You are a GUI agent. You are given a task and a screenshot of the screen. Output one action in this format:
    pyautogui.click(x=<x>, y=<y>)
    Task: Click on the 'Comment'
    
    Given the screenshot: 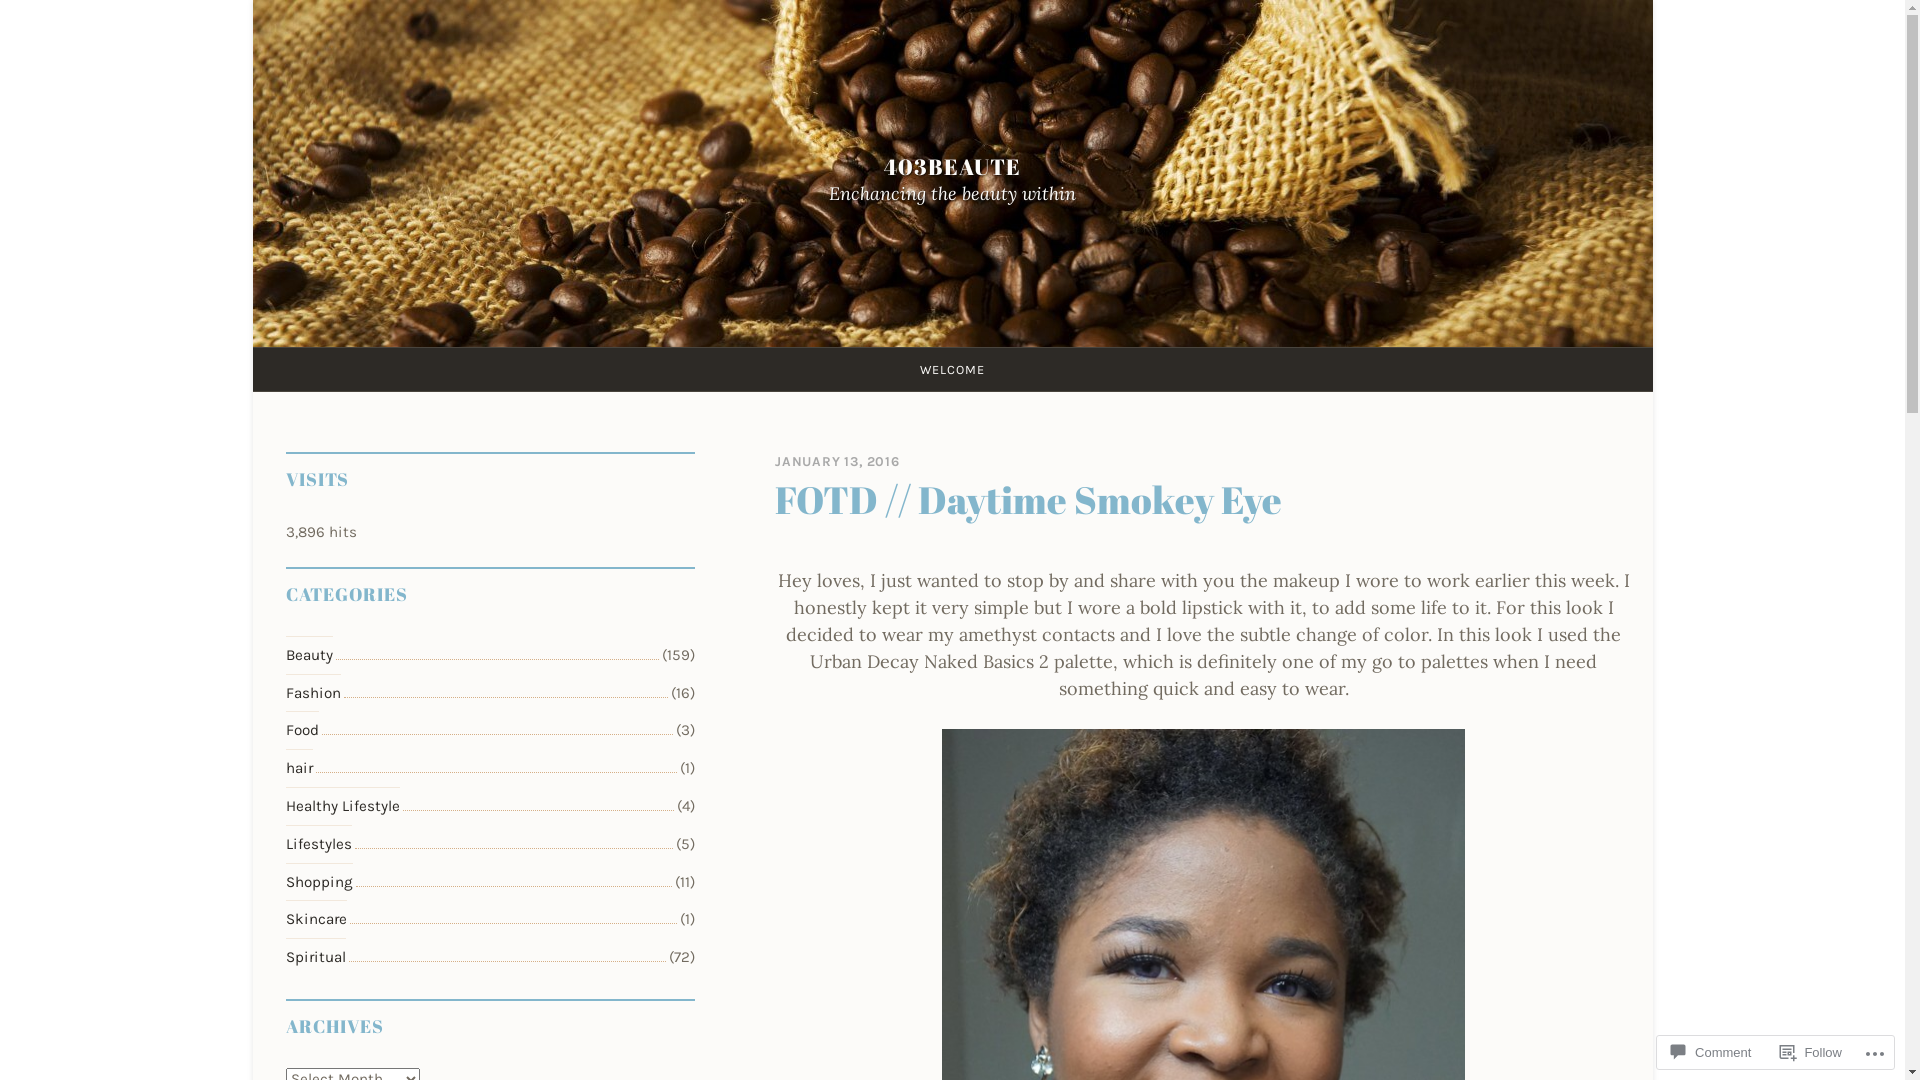 What is the action you would take?
    pyautogui.click(x=1709, y=1051)
    